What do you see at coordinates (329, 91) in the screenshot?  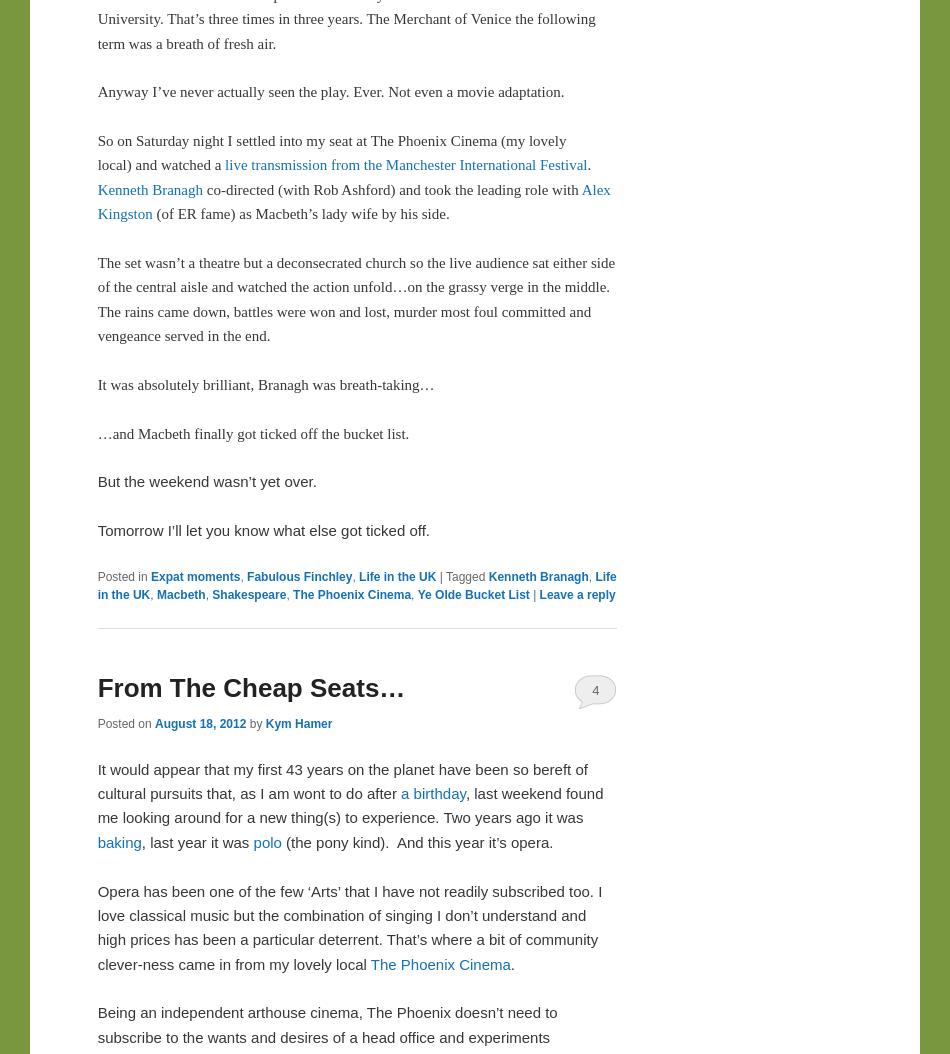 I see `'Anyway I’ve never actually seen the play. Ever. Not even a movie adaptation.'` at bounding box center [329, 91].